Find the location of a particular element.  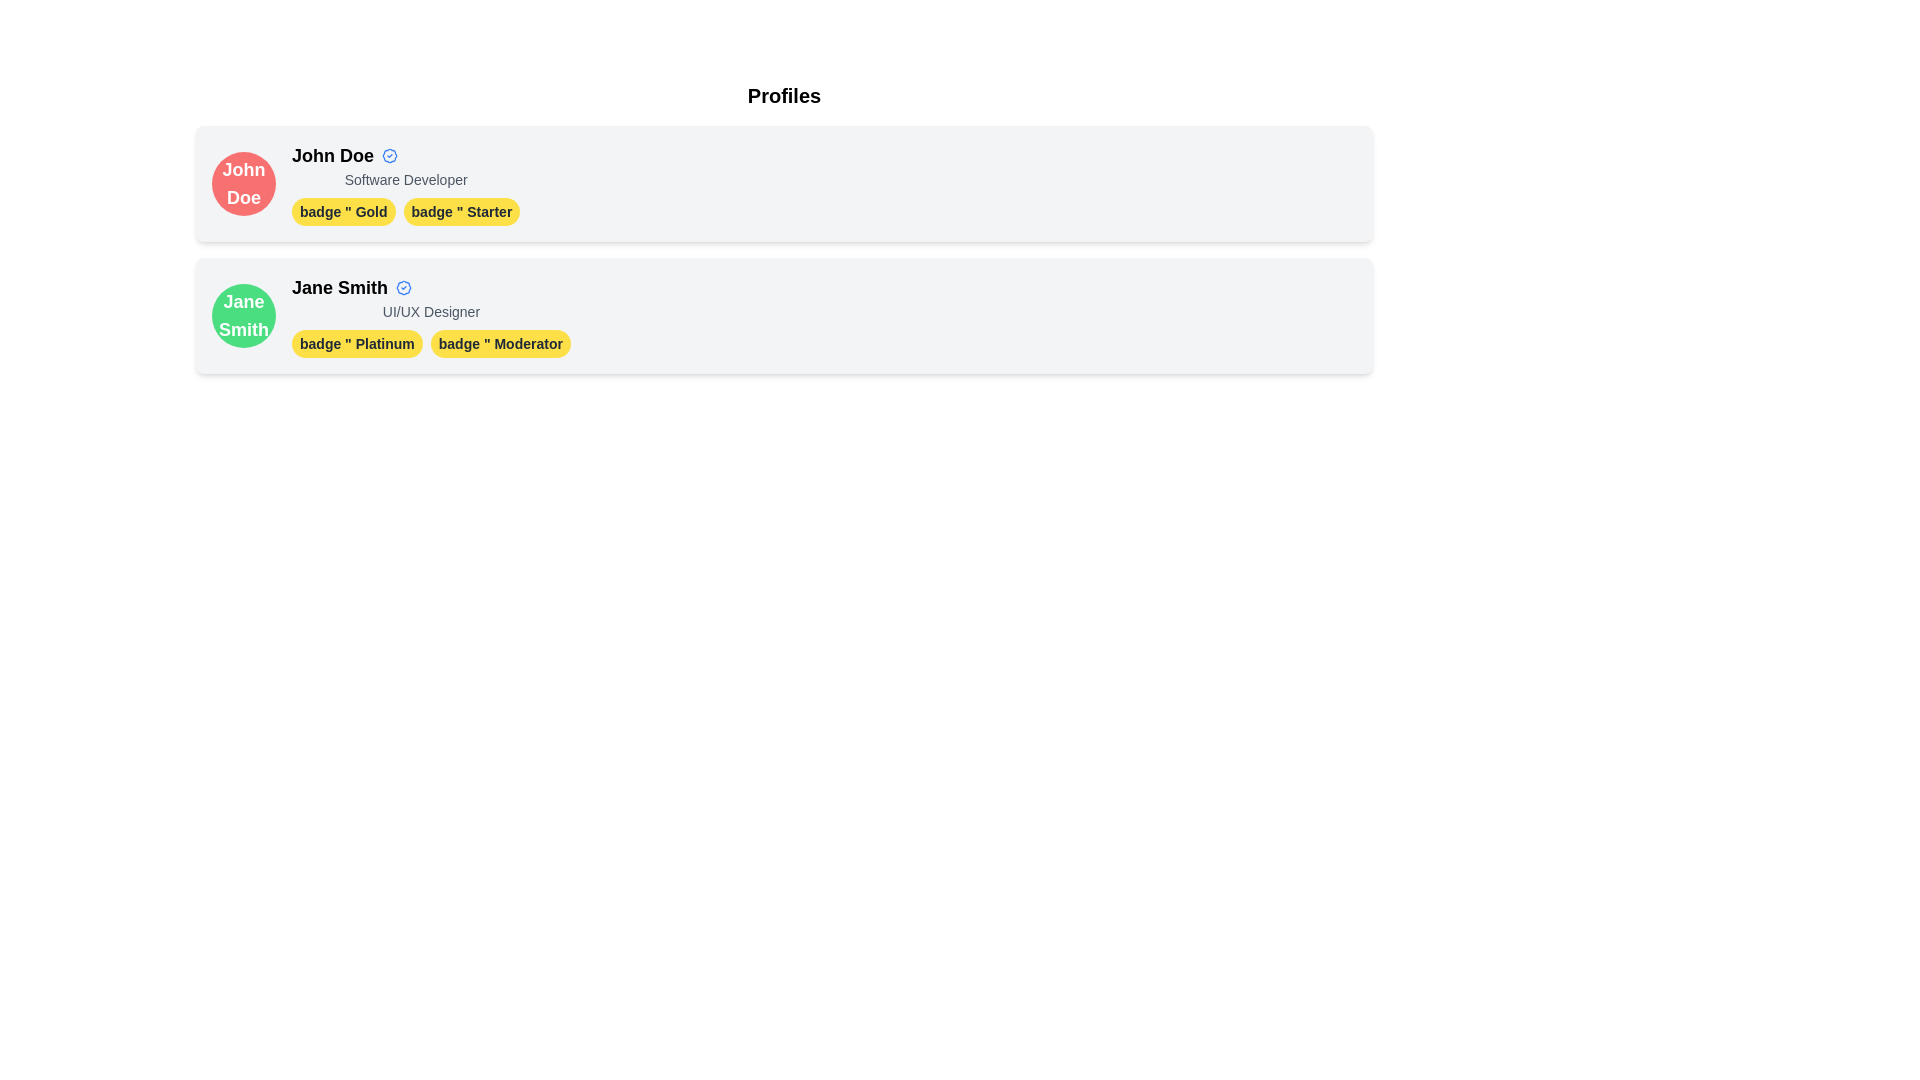

the badge icon indicating verified status next to 'John Doe', which has a blue outline and a checkmark shape is located at coordinates (389, 154).